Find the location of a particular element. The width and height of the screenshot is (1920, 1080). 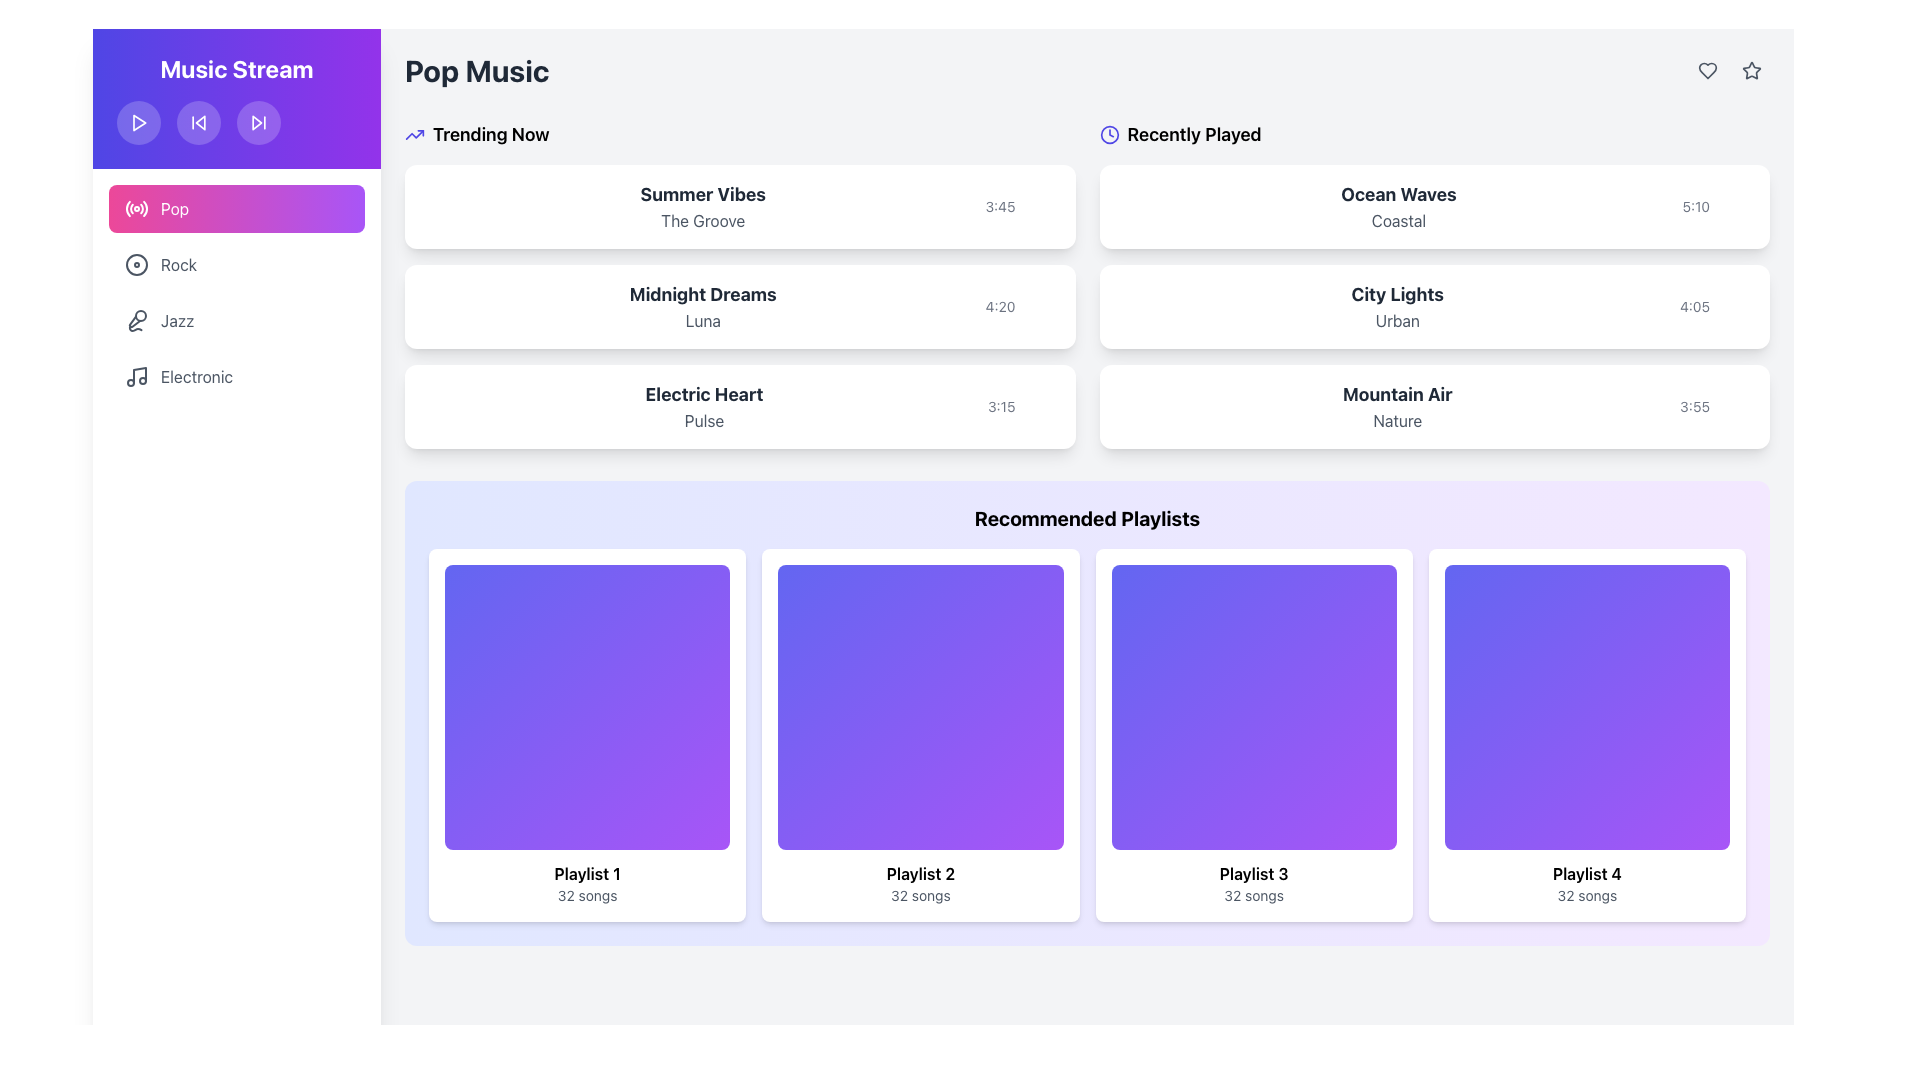

secondary text associated with the music item 'Midnight Dreams' located in the 'Trending Now' section, positioned directly below the main item is located at coordinates (703, 319).